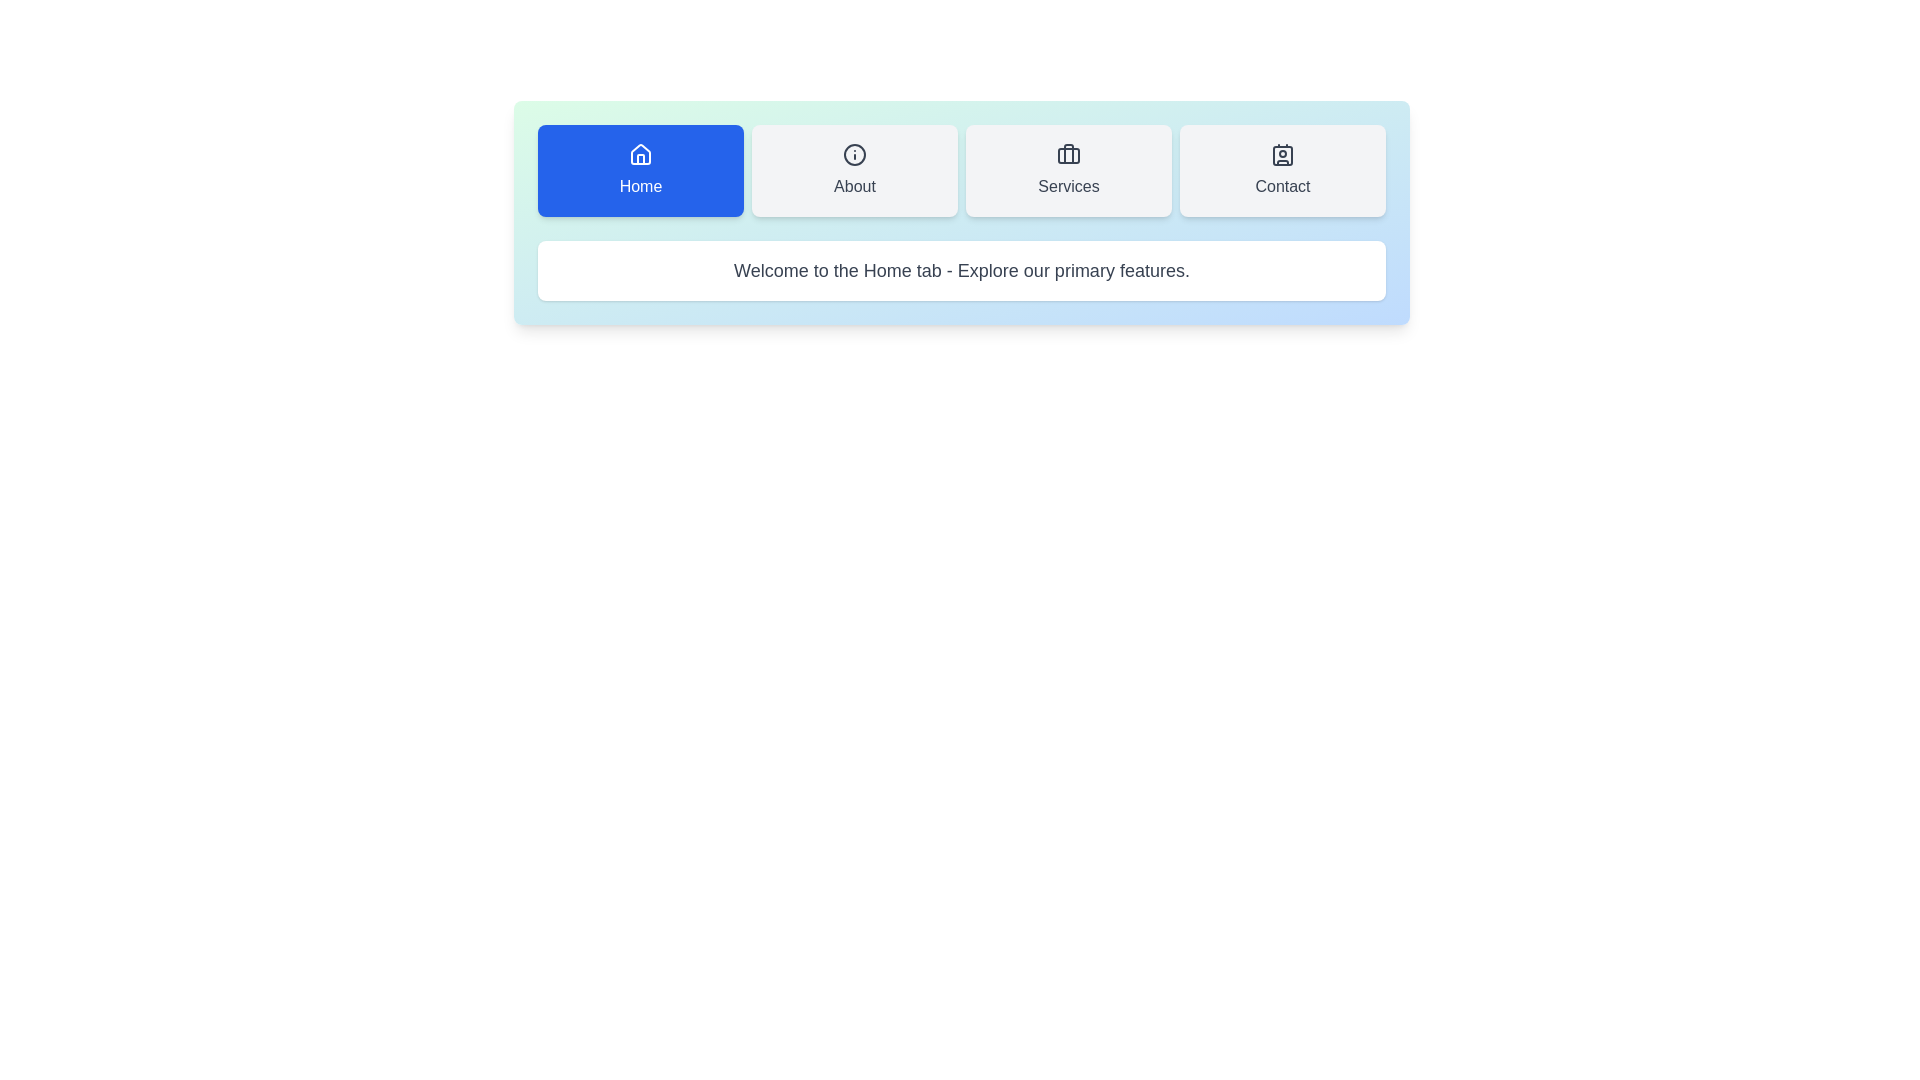 The image size is (1920, 1080). What do you see at coordinates (854, 186) in the screenshot?
I see `the 'About' button, which is a text label displaying the word 'About' in dark gray color, located inside a card-like structure below an information icon` at bounding box center [854, 186].